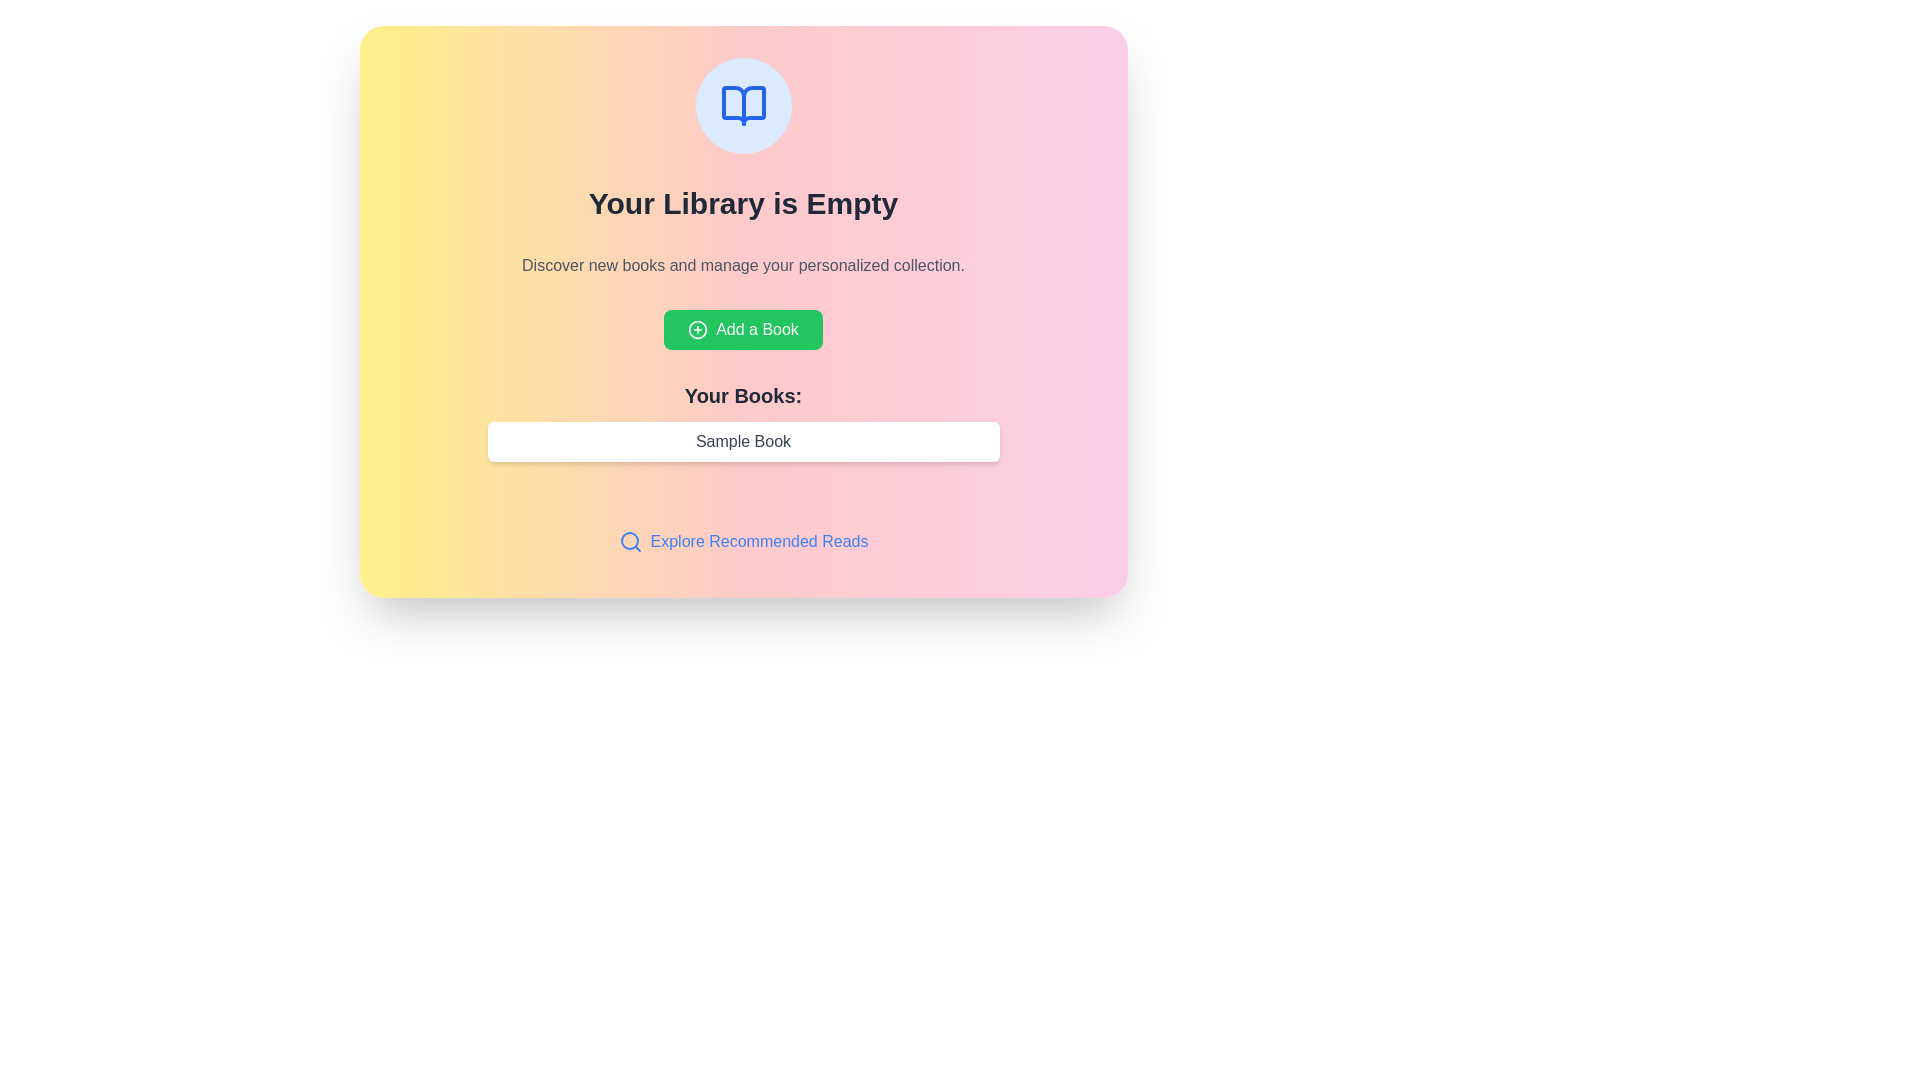 The height and width of the screenshot is (1080, 1920). Describe the element at coordinates (742, 105) in the screenshot. I see `the circular icon with a blue circular background and an open book icon, located above the text 'Your Library is Empty'` at that location.